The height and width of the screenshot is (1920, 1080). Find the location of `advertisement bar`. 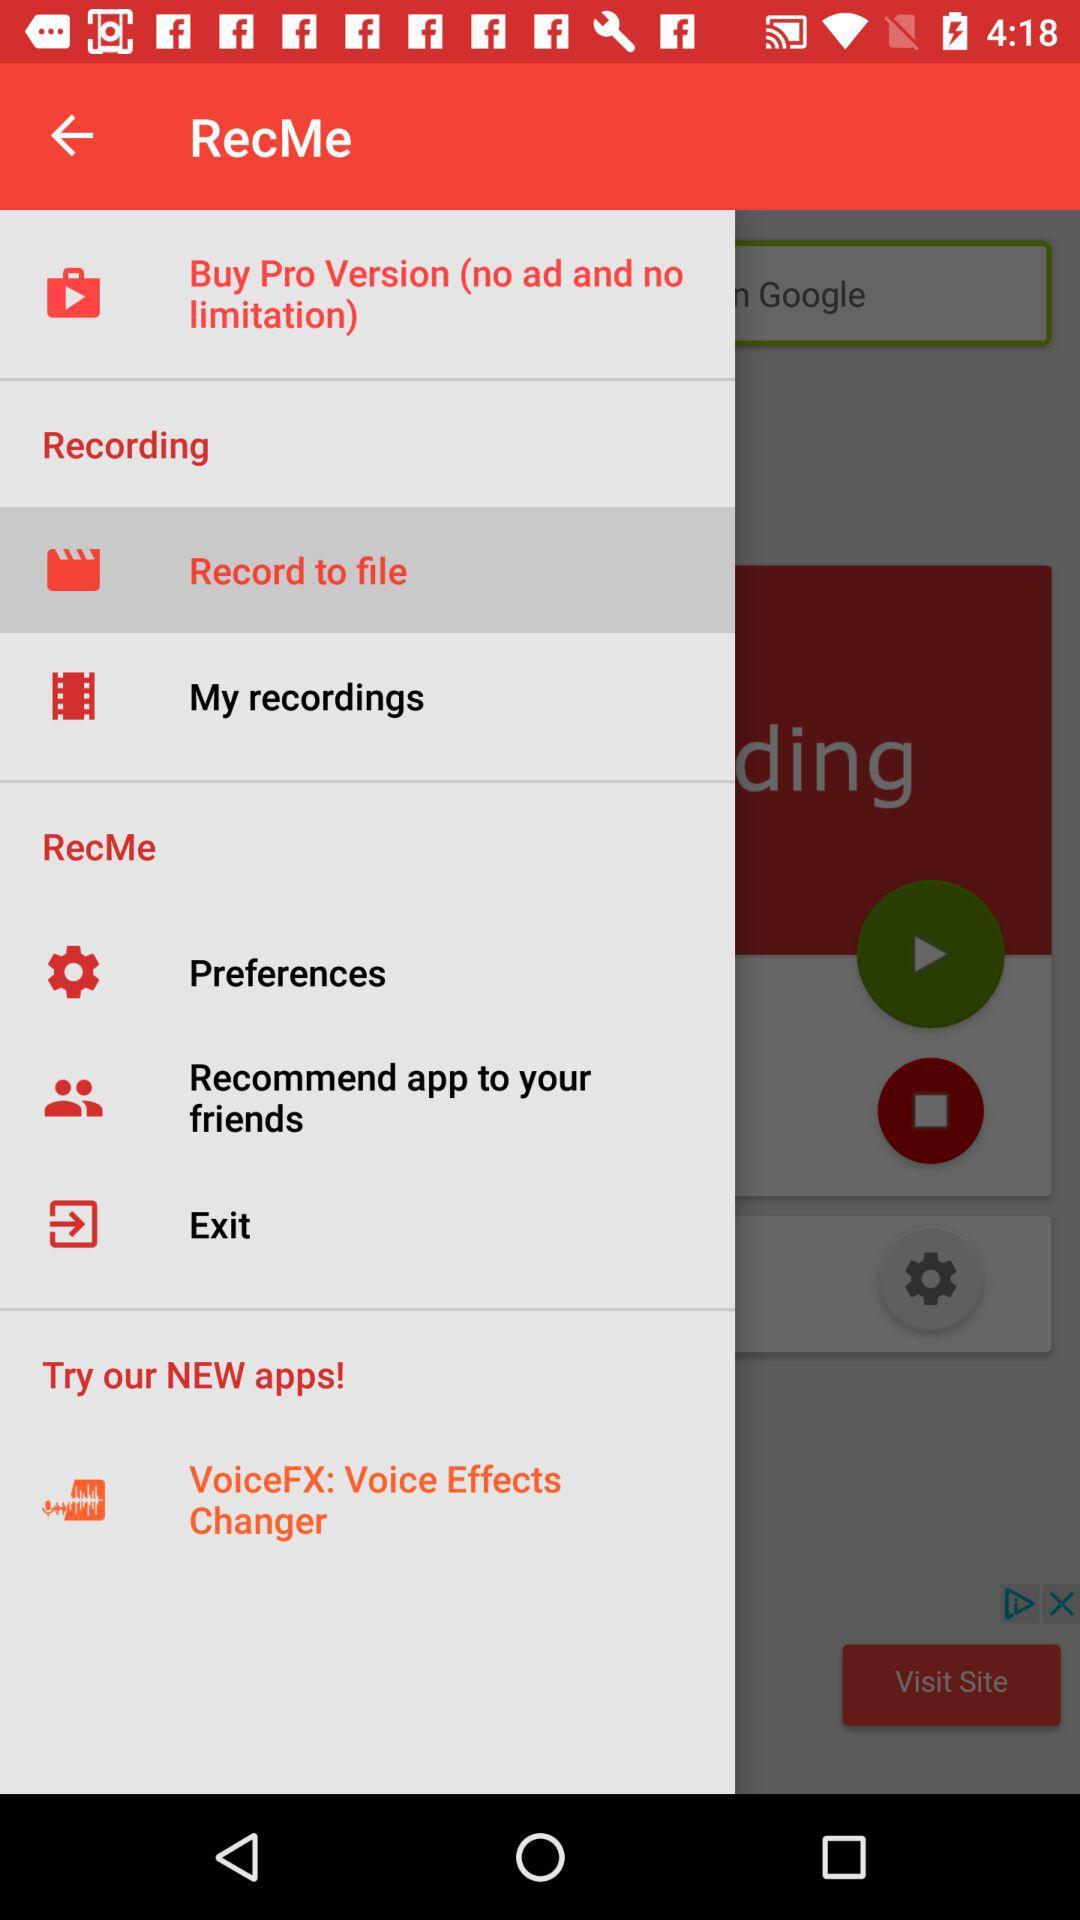

advertisement bar is located at coordinates (540, 1688).